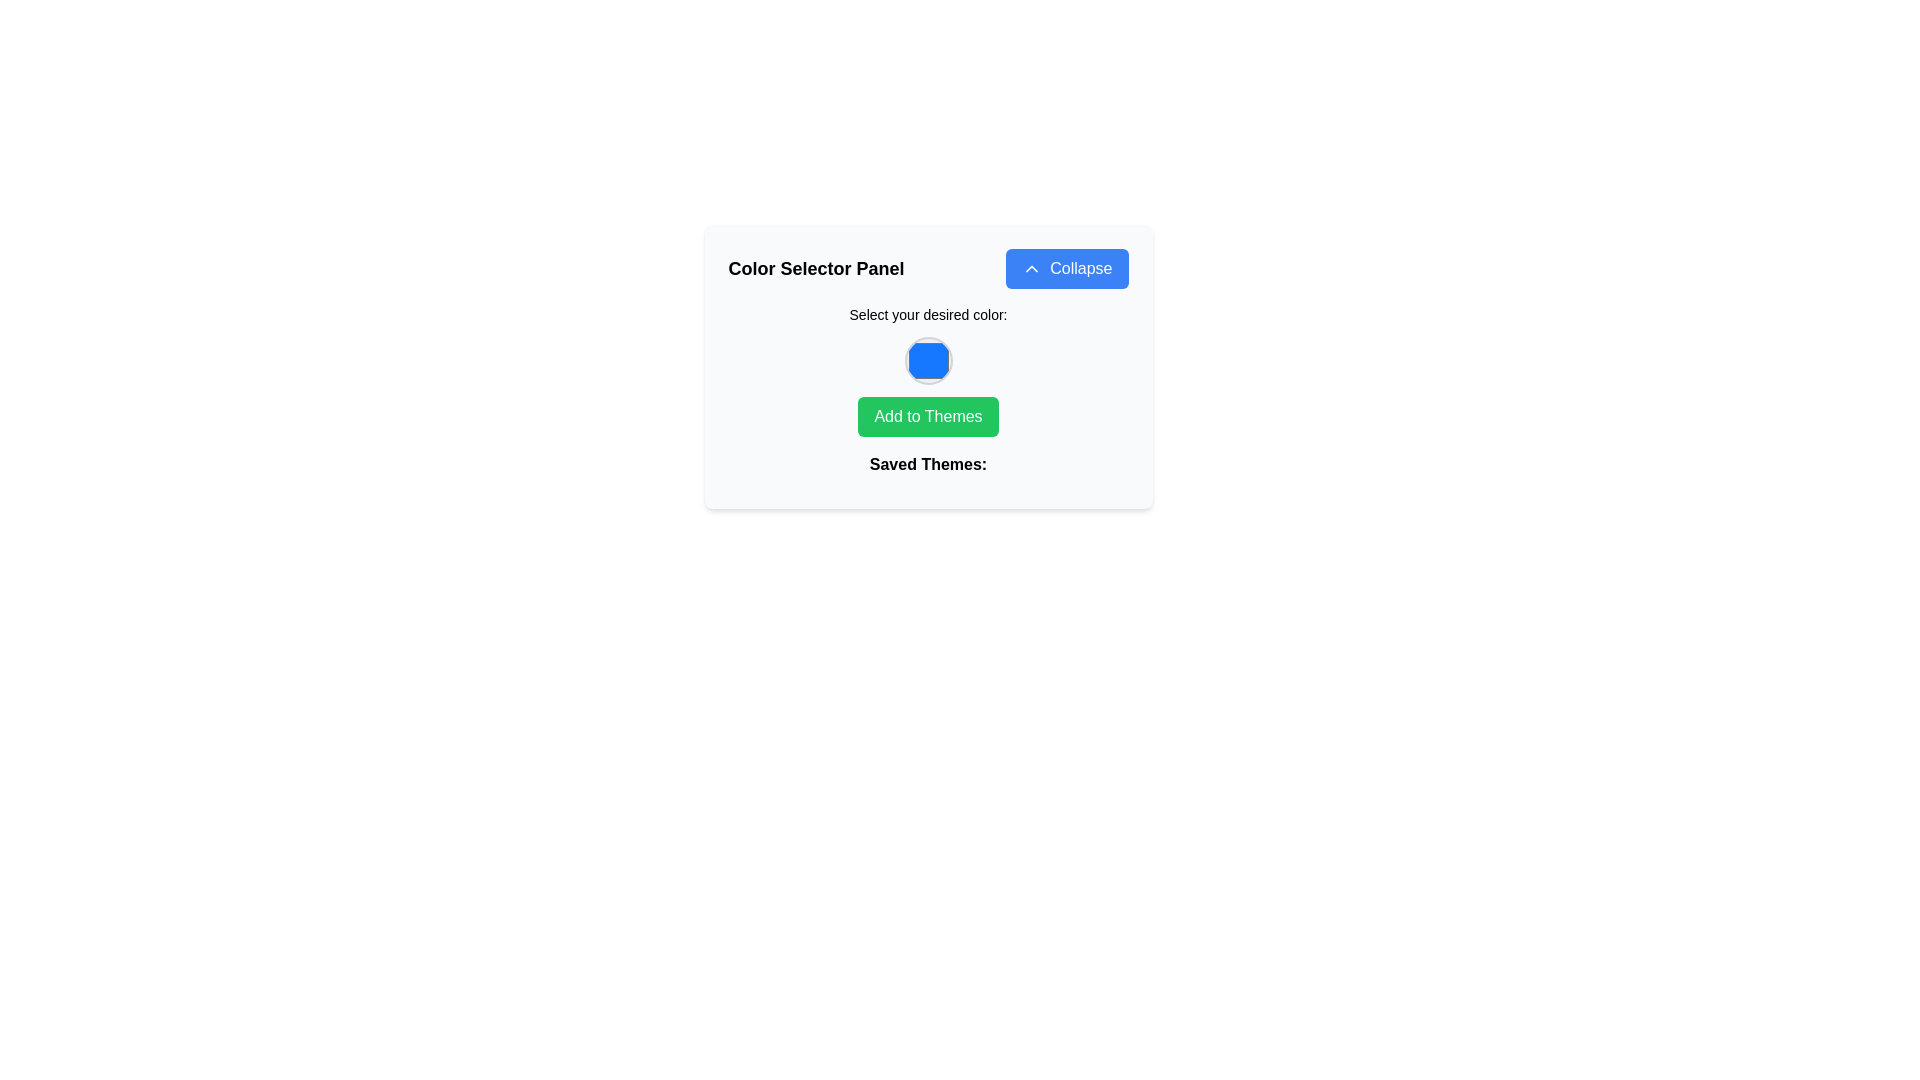 The image size is (1920, 1080). What do you see at coordinates (927, 415) in the screenshot?
I see `the 'Add to Themes' button, which has a green background and white text, located below the color indicator and the text label 'Select your desired color'` at bounding box center [927, 415].